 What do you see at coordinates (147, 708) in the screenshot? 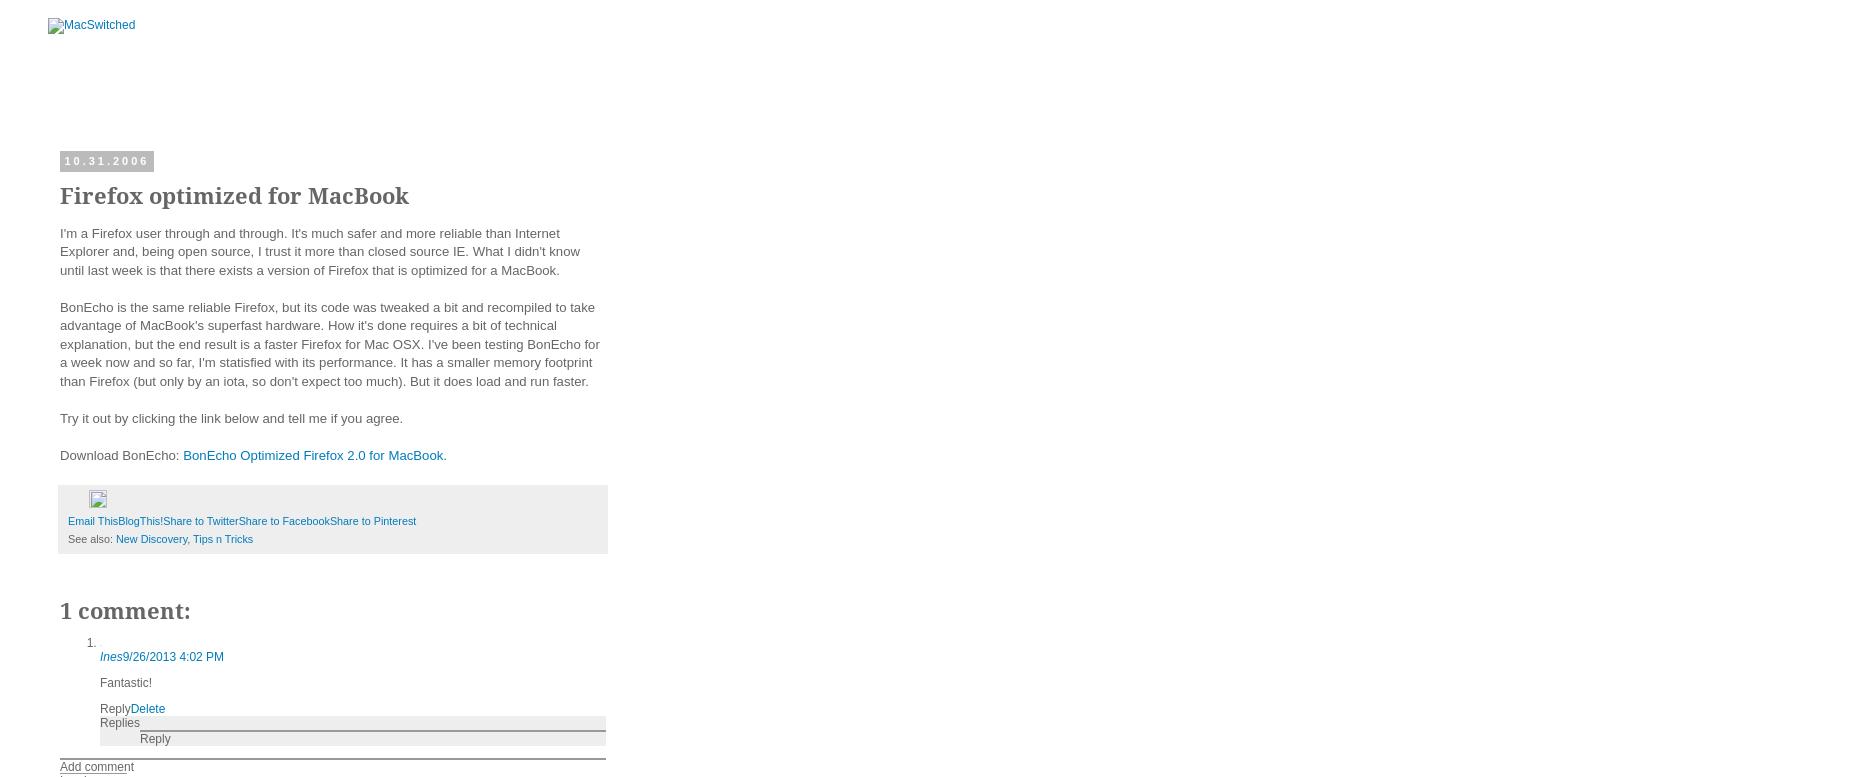
I see `'Delete'` at bounding box center [147, 708].